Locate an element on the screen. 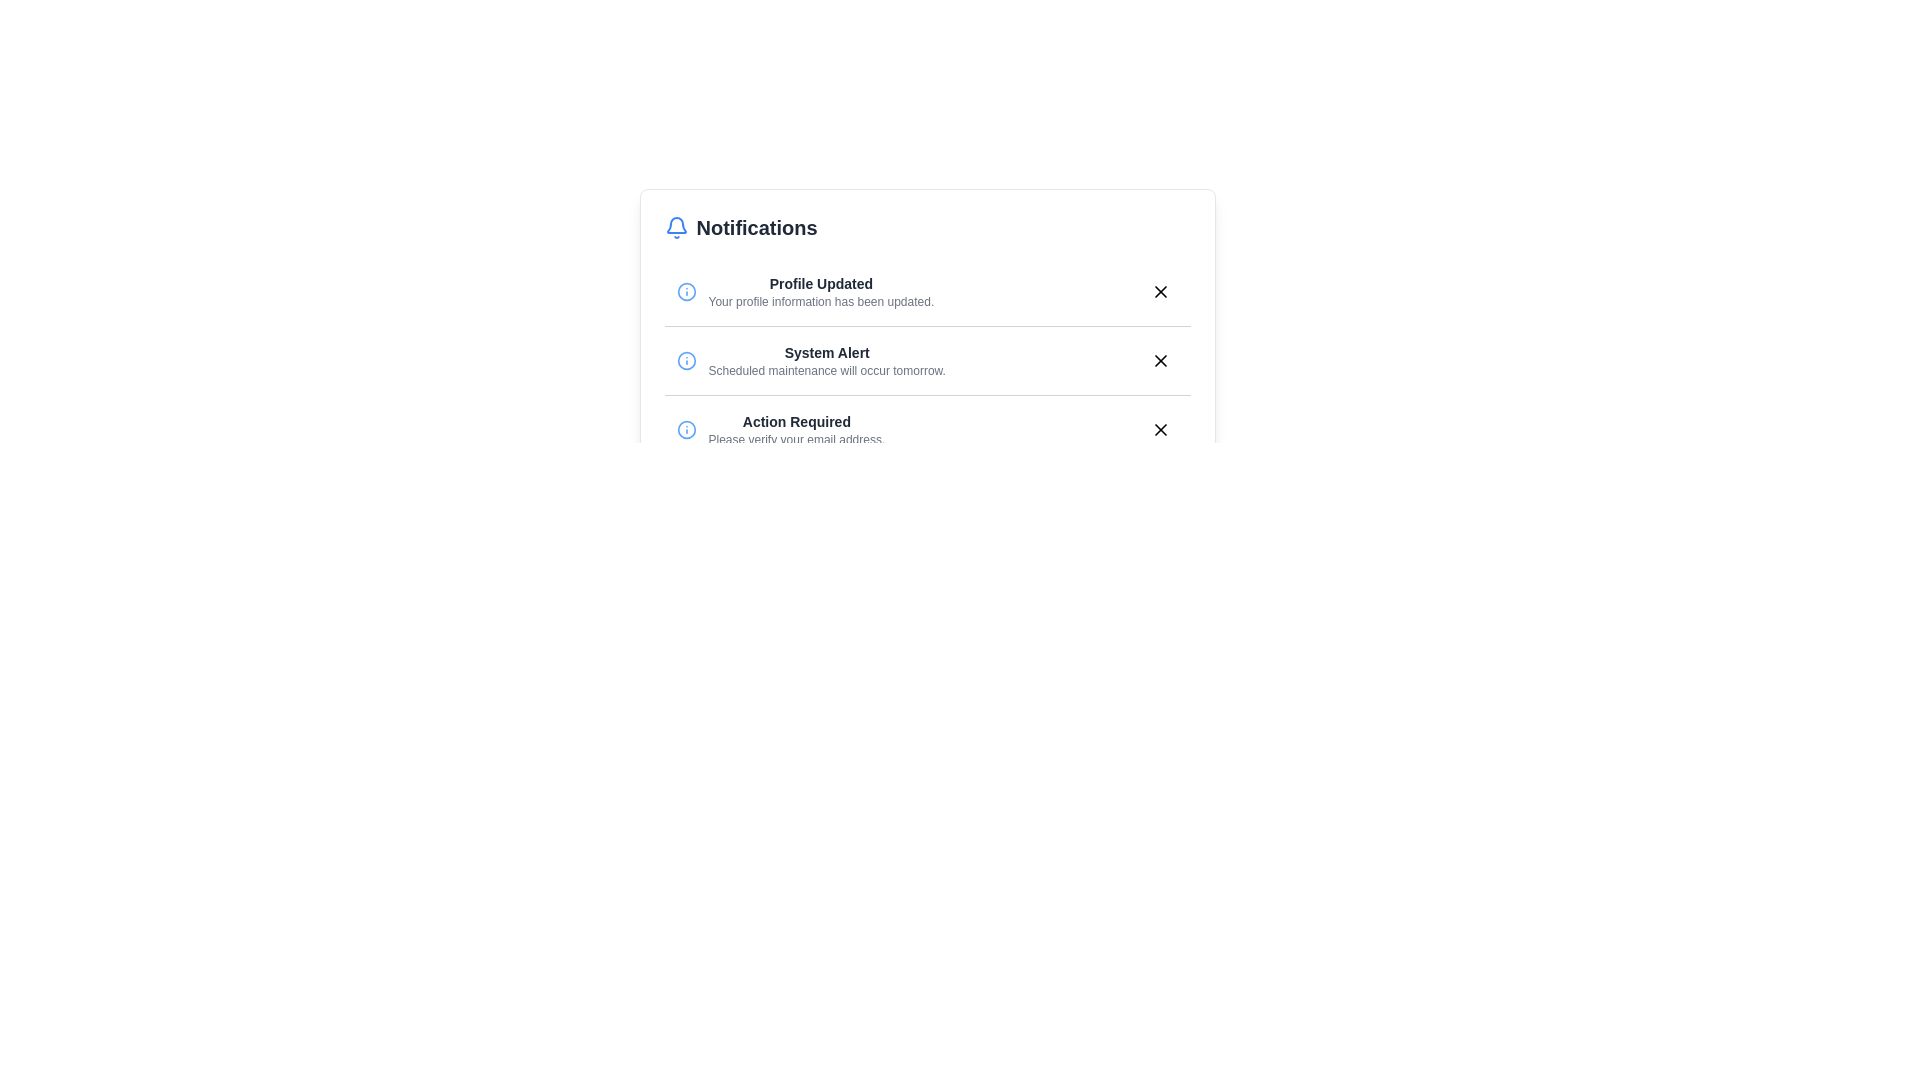 The height and width of the screenshot is (1080, 1920). the 'Profile Updated' static text element which is bold and larger than the surrounding text, positioned at the top of the notification message is located at coordinates (821, 284).